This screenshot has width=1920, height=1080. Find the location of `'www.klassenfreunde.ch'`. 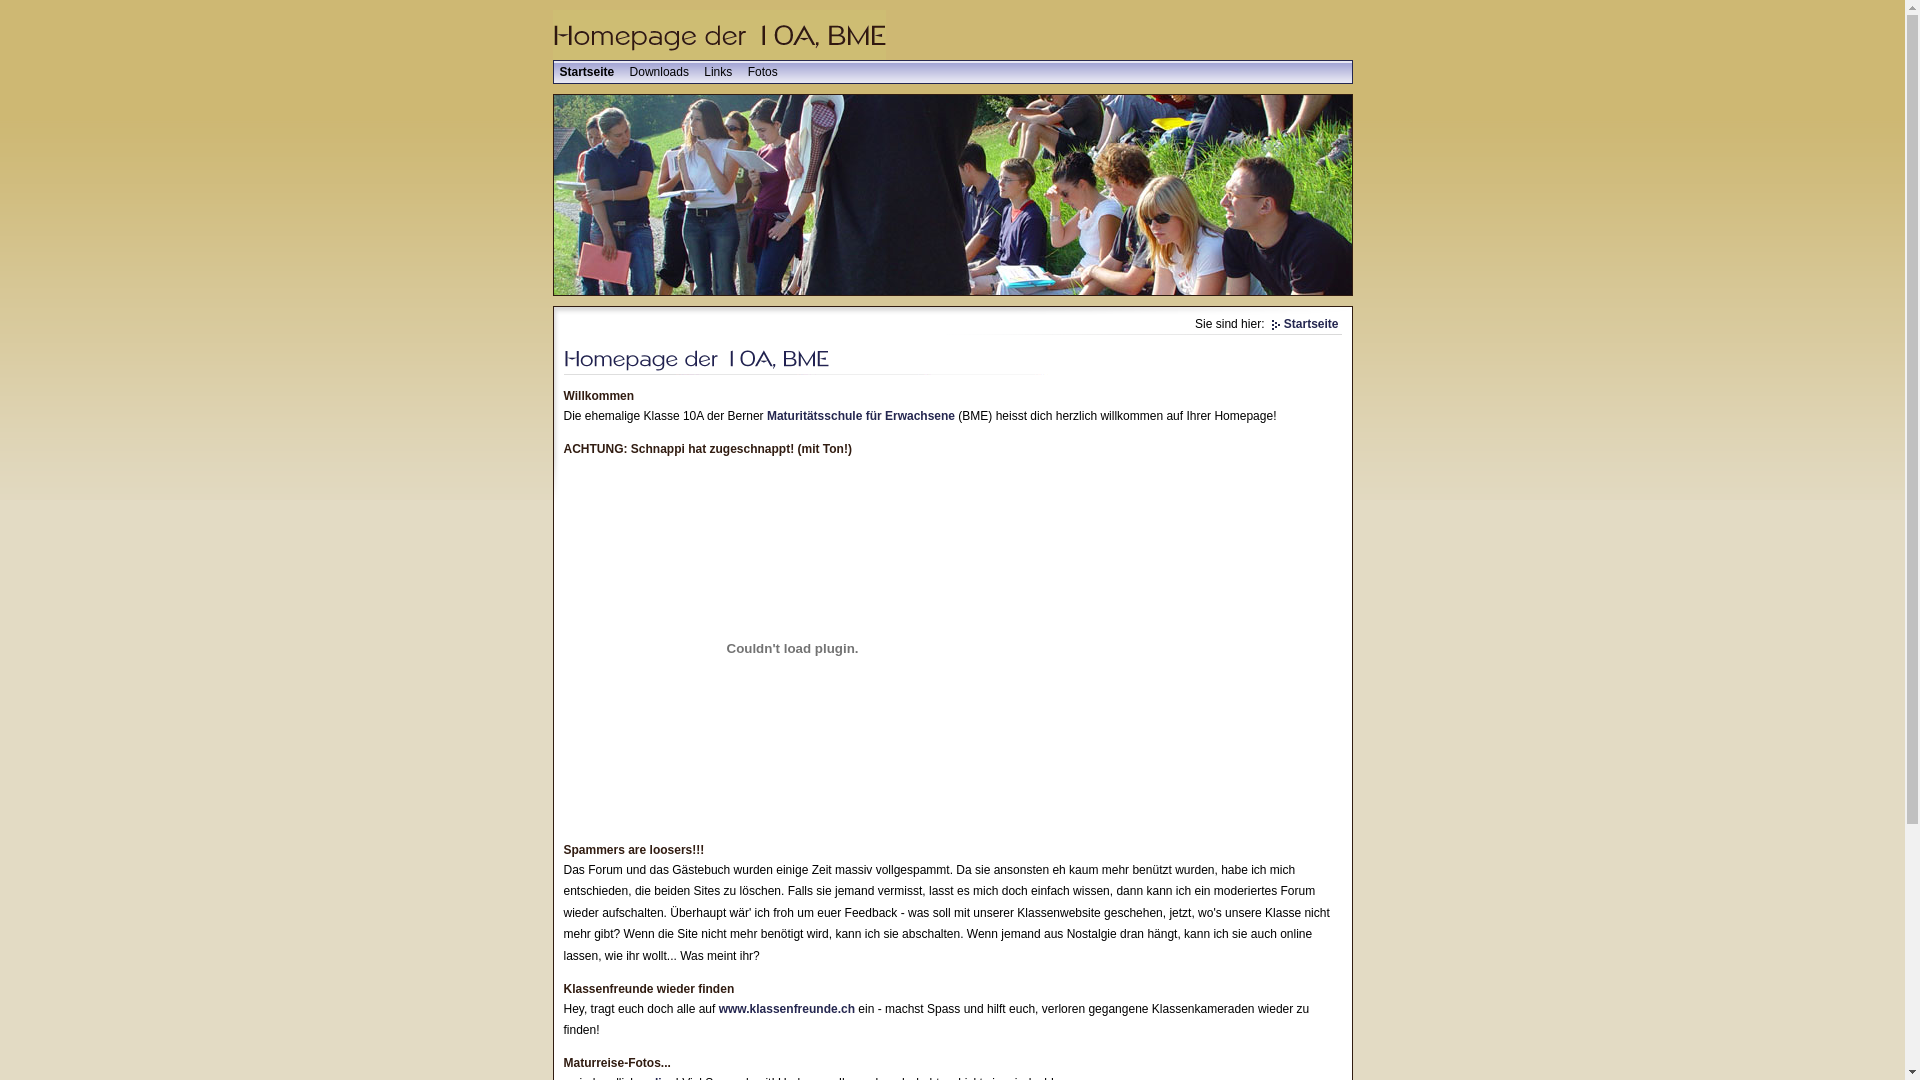

'www.klassenfreunde.ch' is located at coordinates (786, 1009).